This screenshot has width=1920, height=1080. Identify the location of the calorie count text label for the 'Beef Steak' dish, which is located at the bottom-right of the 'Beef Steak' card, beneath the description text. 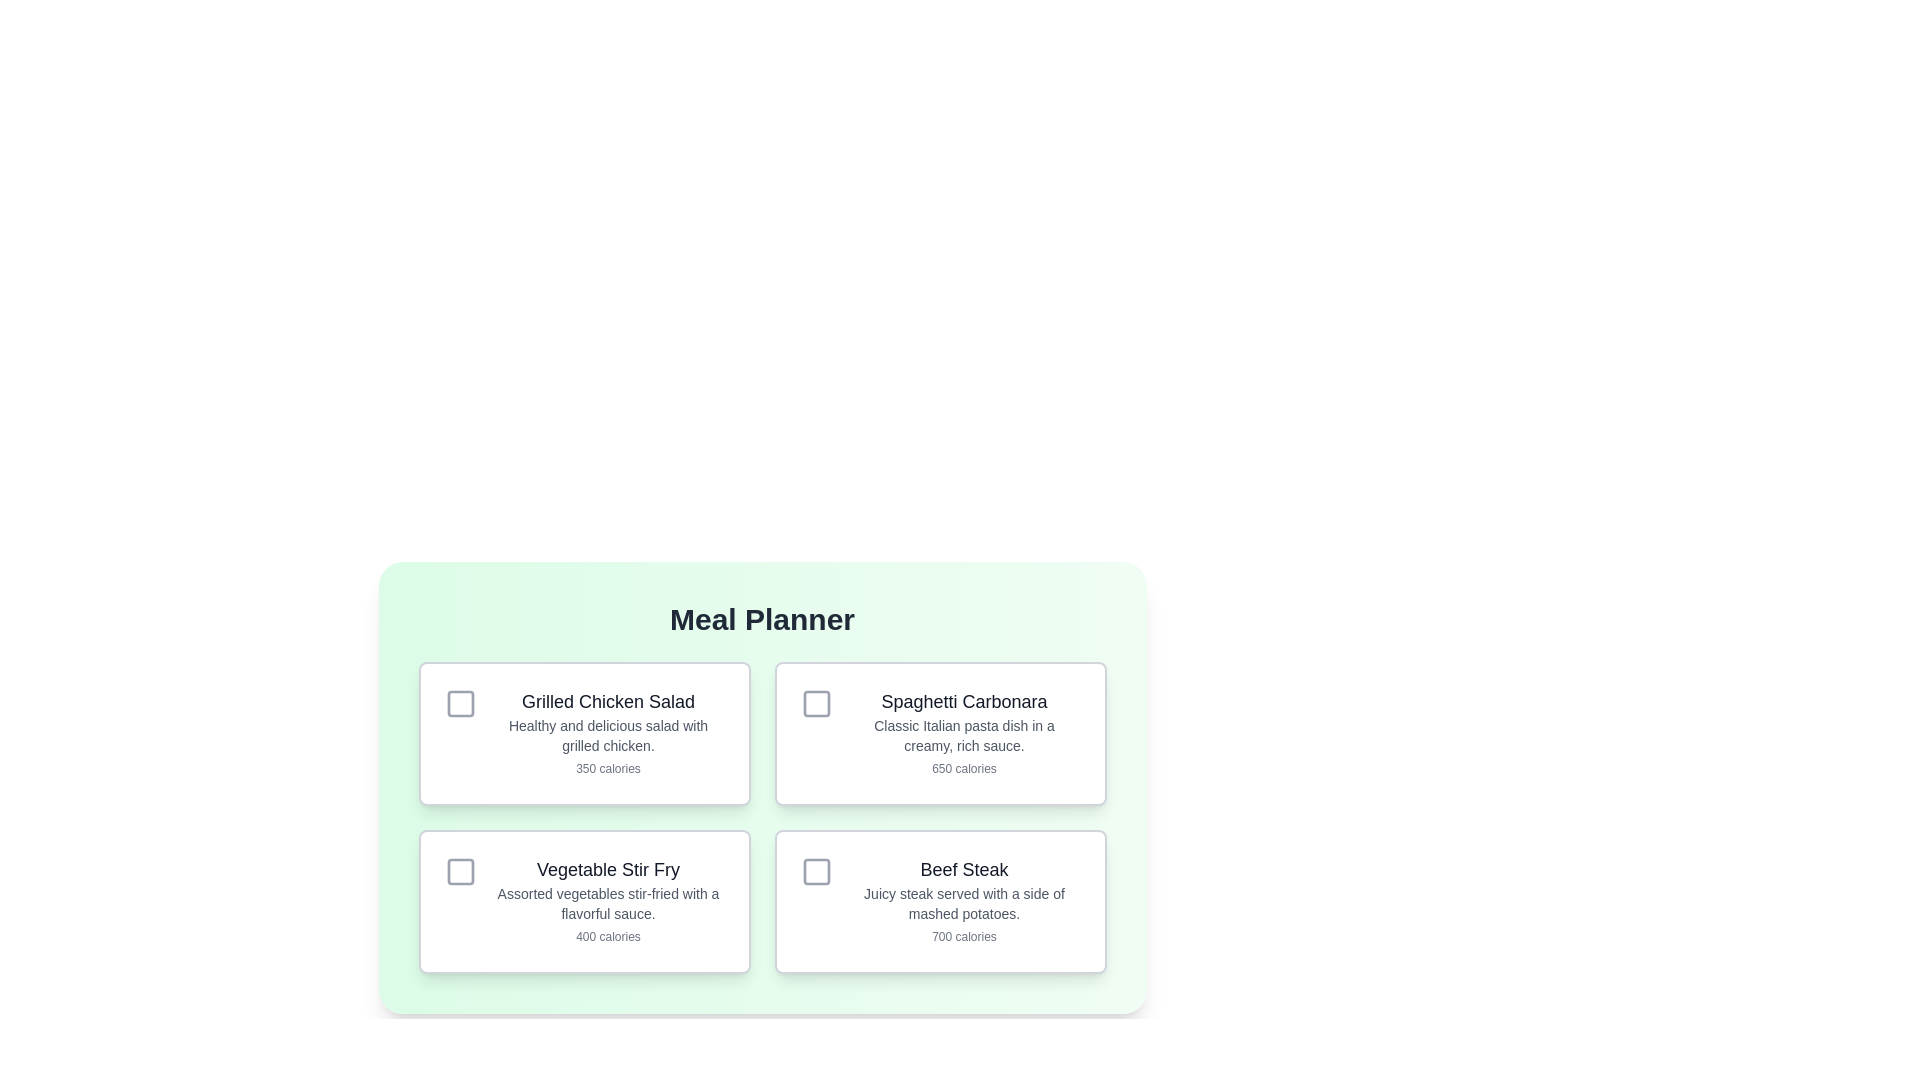
(964, 937).